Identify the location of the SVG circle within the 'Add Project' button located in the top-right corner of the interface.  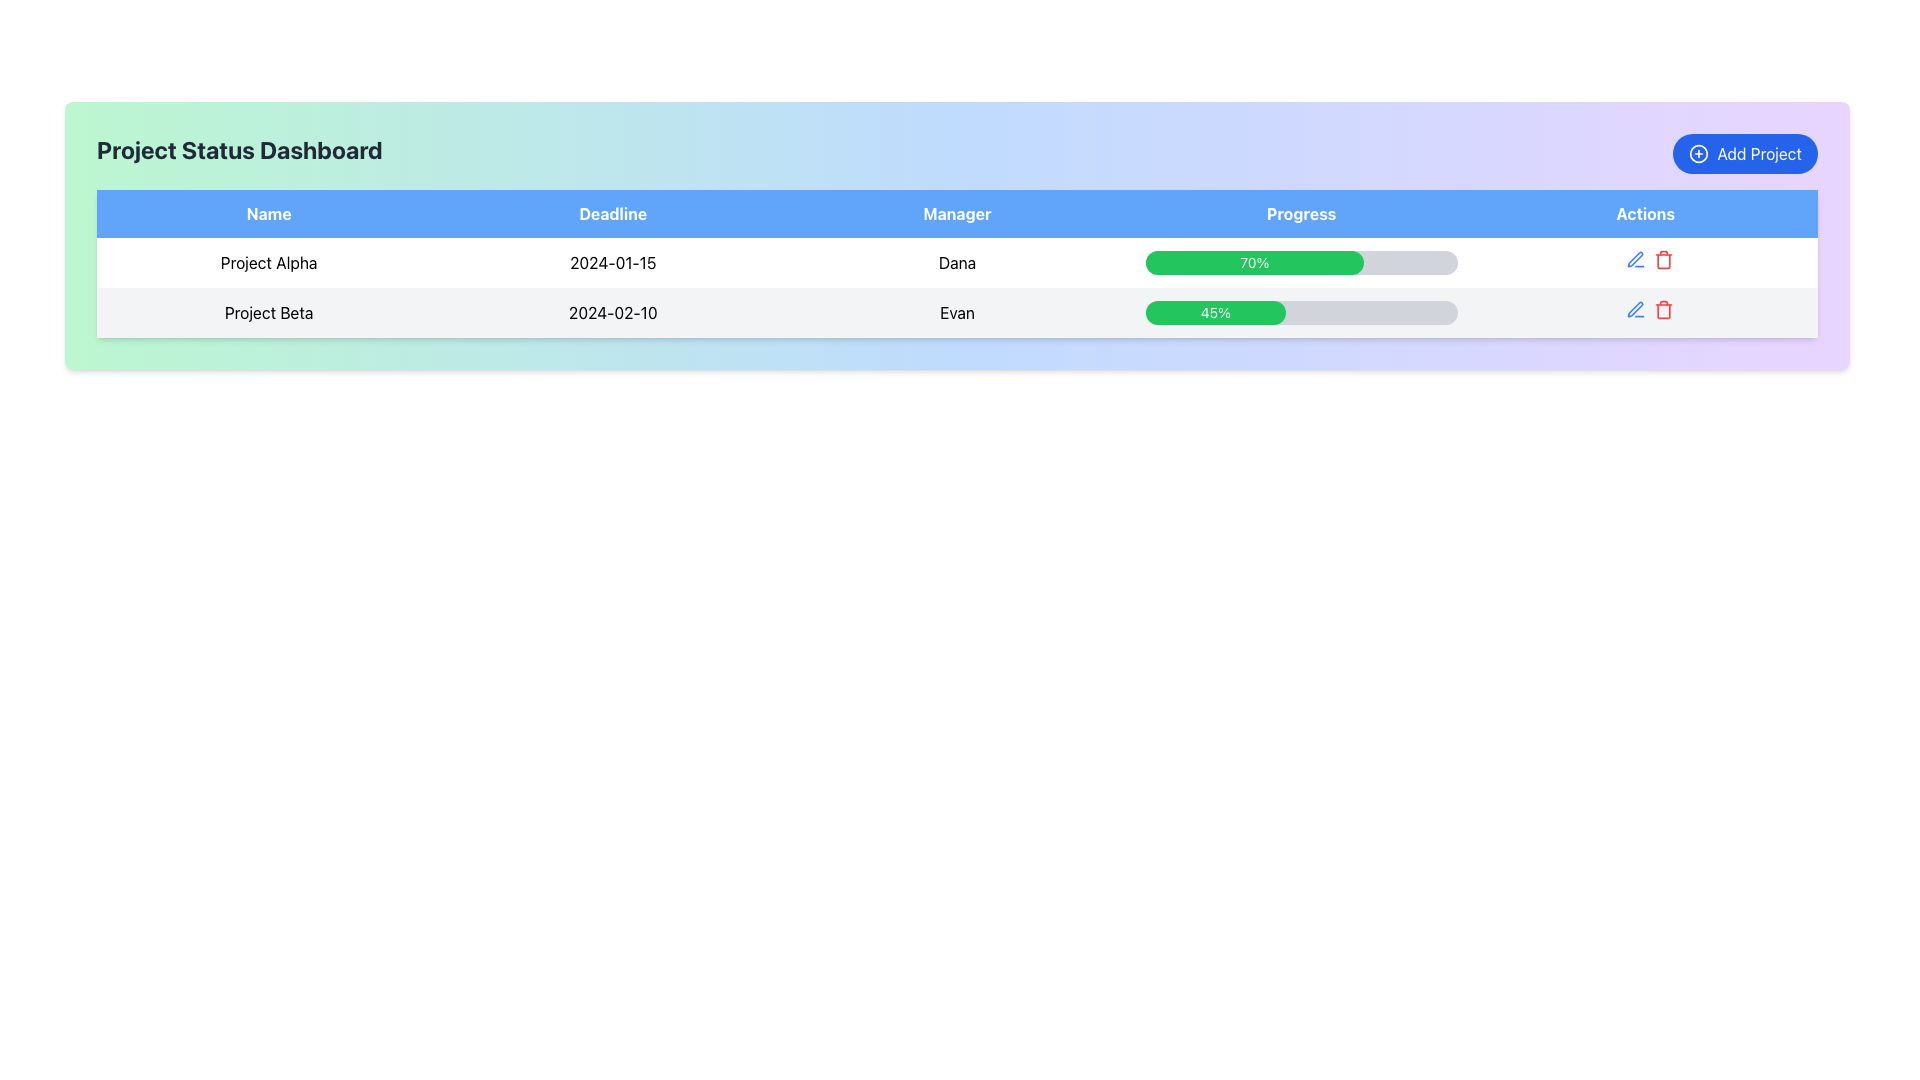
(1698, 153).